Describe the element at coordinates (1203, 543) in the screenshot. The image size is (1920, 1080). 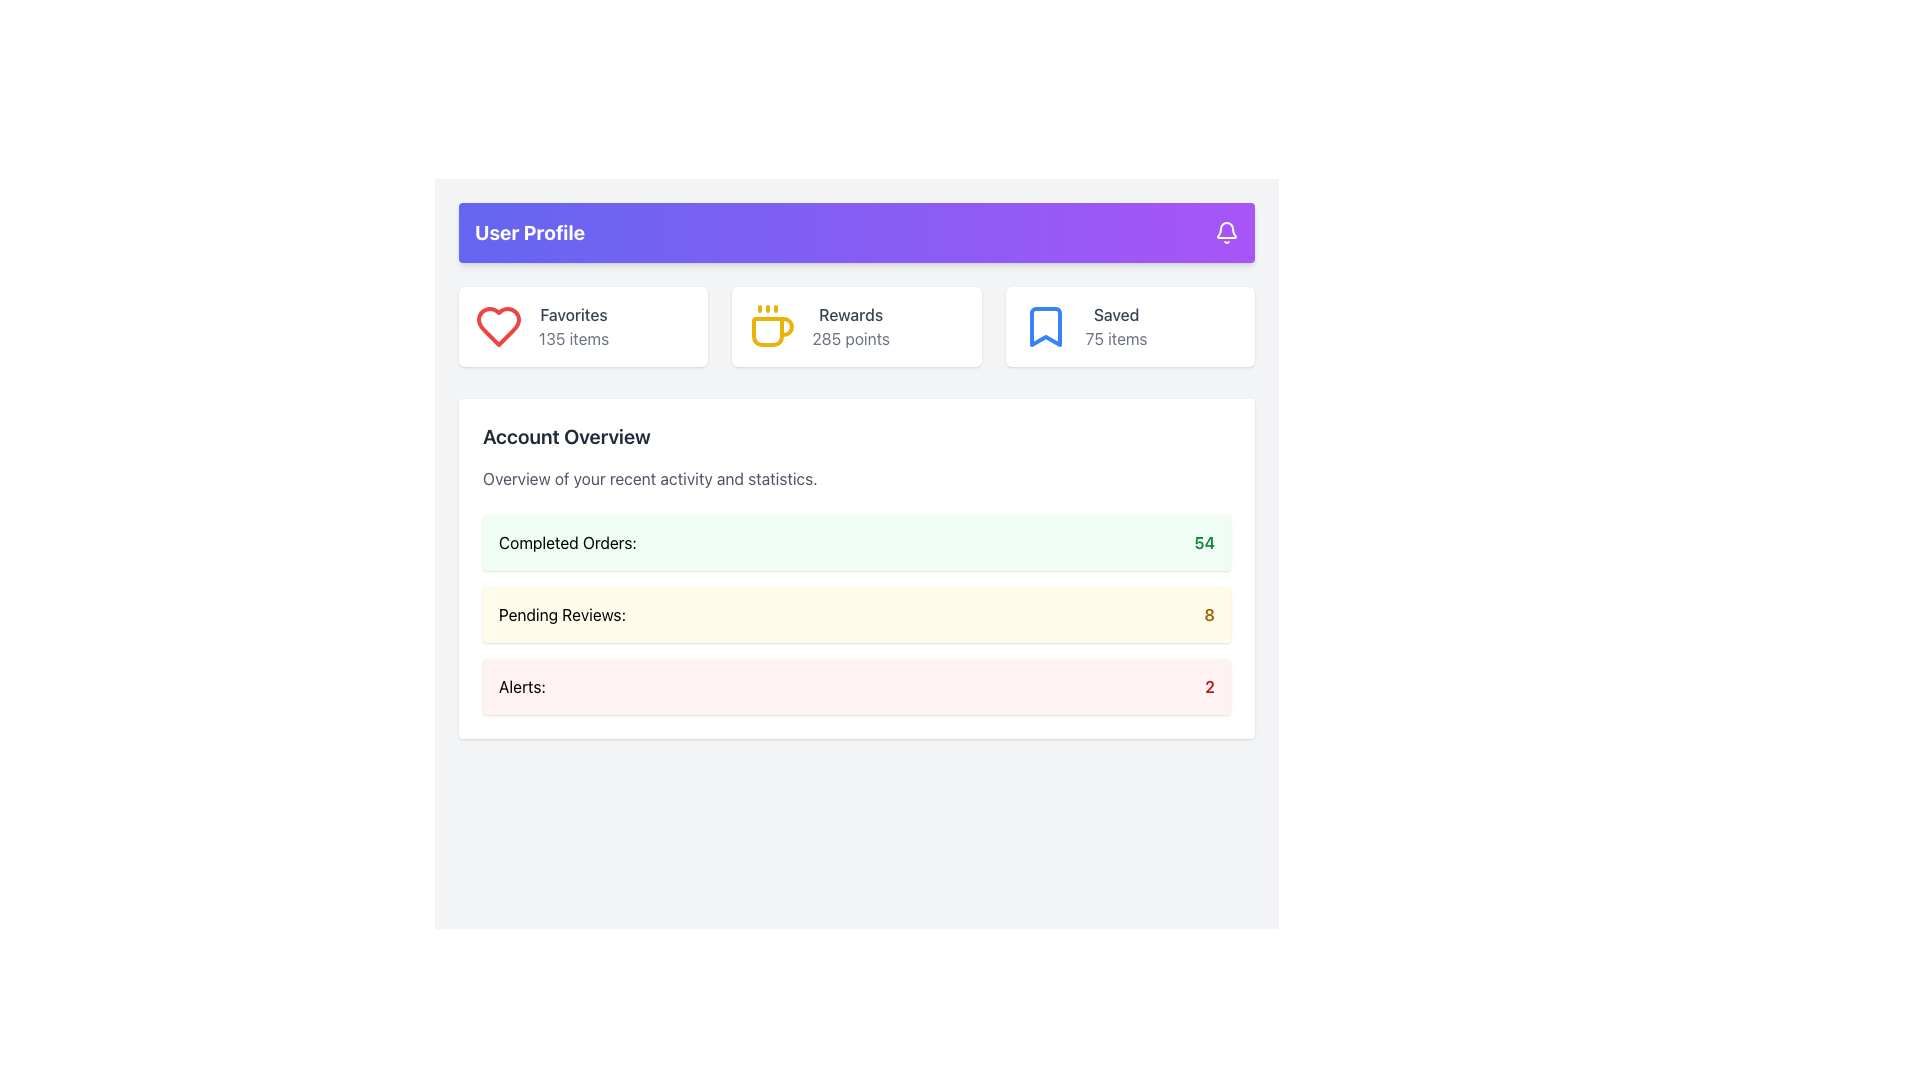
I see `the text displaying the count of completed orders, which is located in the green-highlighted section labeled 'Completed Orders:' and aligned to the bottom right of this section` at that location.